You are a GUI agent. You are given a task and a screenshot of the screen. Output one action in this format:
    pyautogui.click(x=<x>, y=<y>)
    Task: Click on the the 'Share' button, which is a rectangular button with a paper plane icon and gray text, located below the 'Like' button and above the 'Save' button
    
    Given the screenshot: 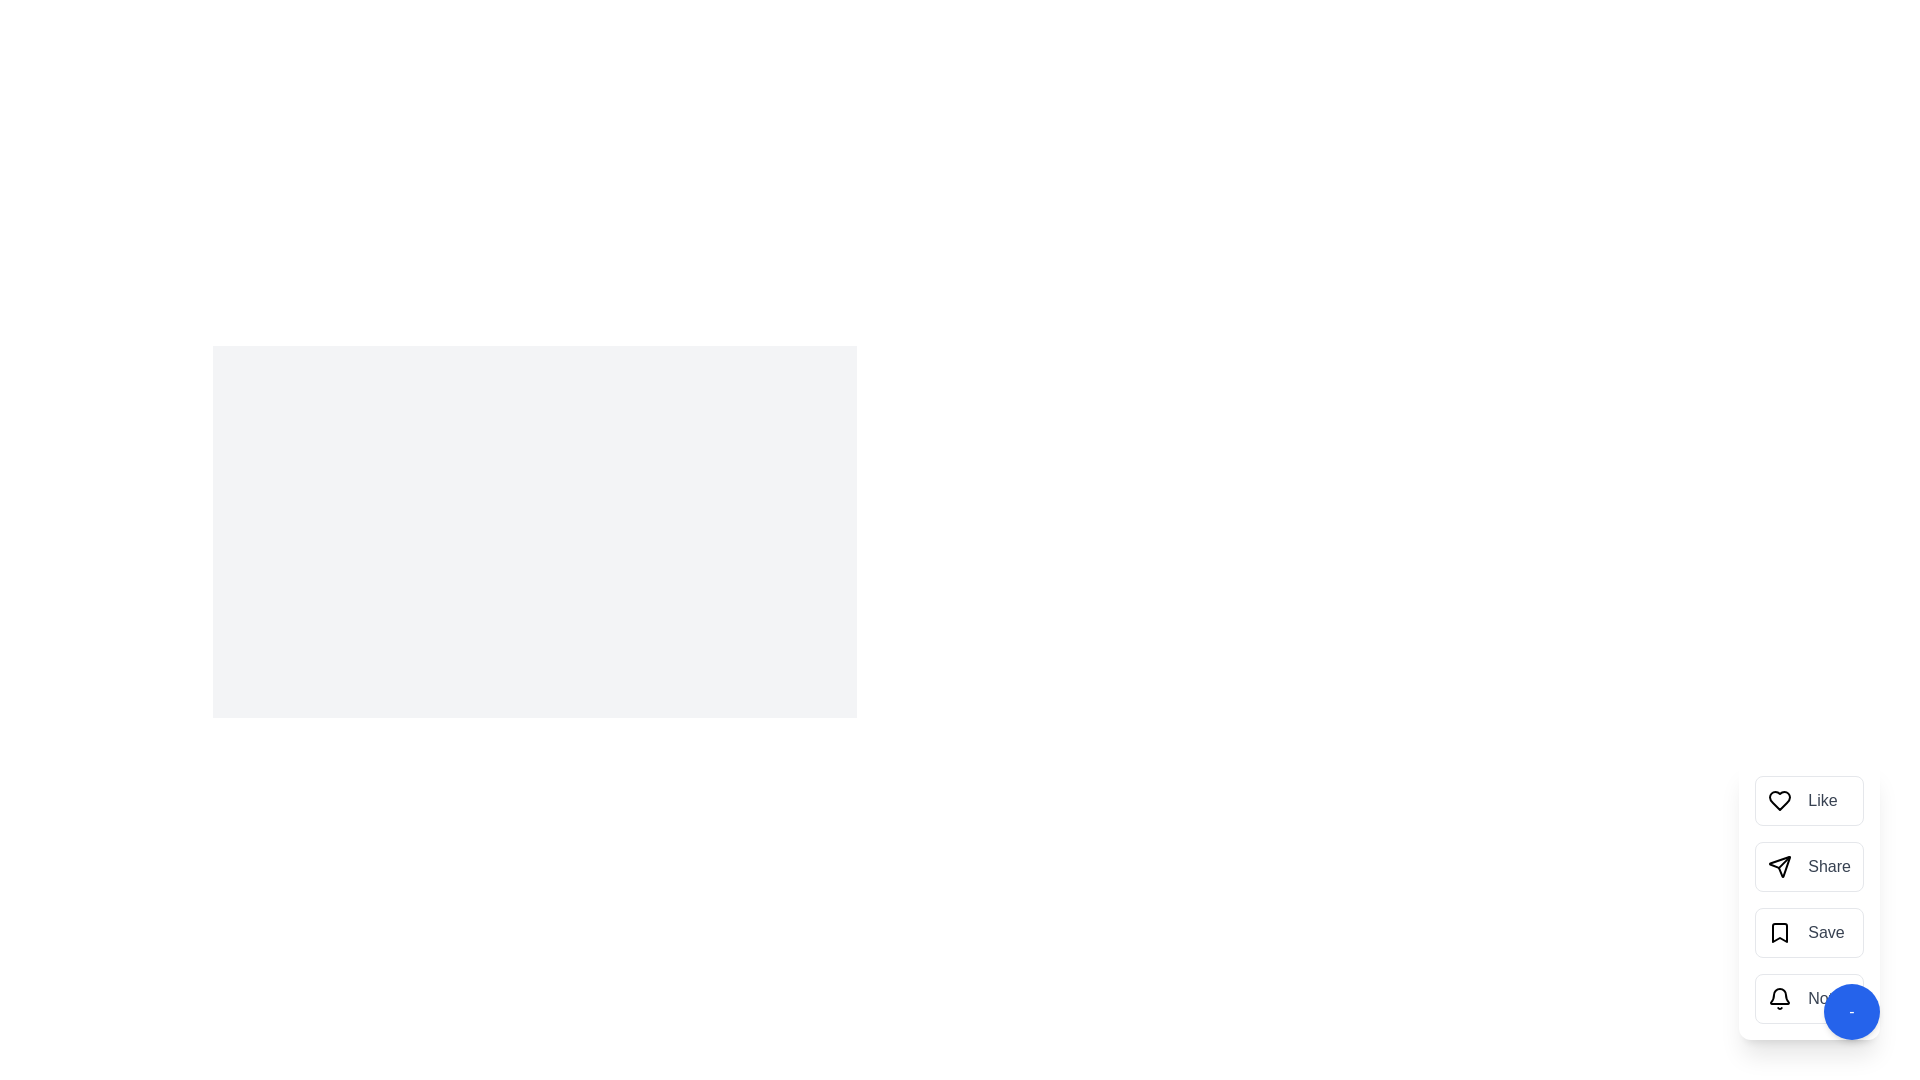 What is the action you would take?
    pyautogui.click(x=1809, y=866)
    